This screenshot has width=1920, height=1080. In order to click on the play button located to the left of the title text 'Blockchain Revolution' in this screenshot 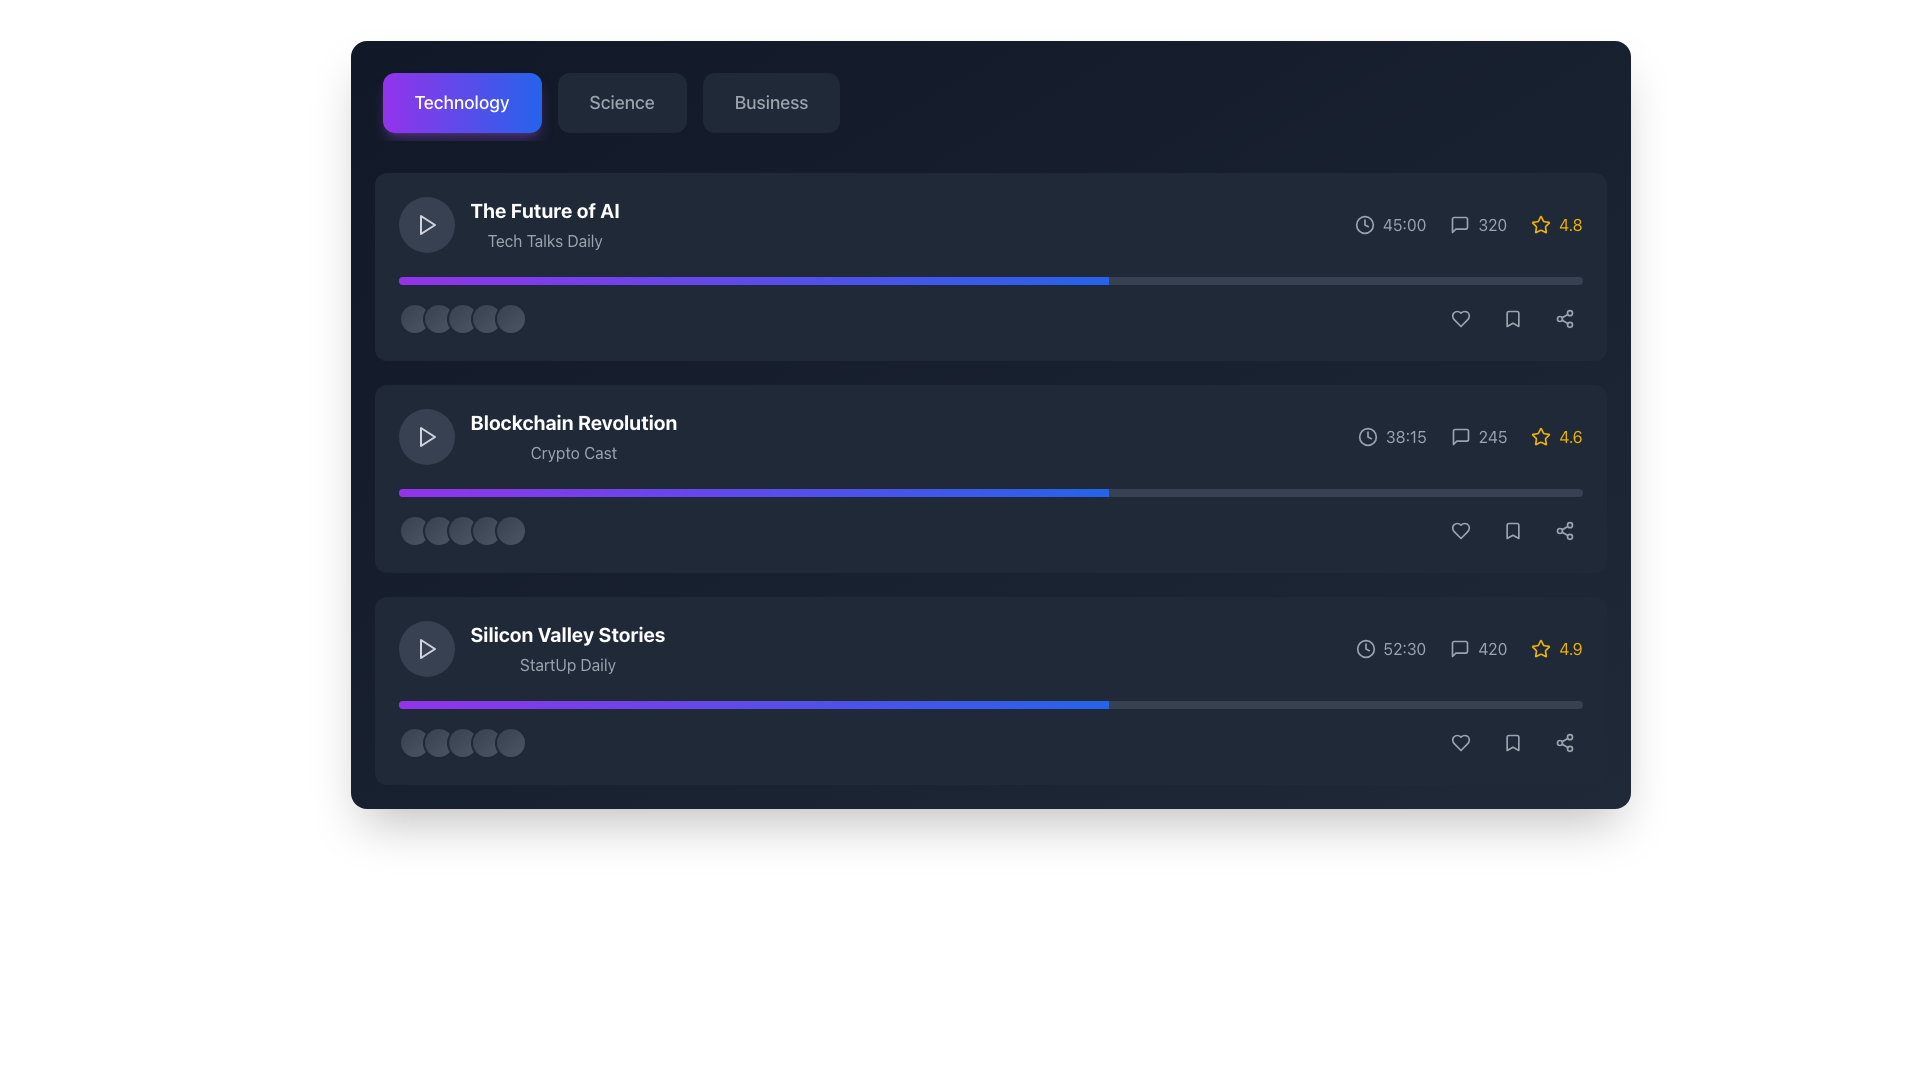, I will do `click(426, 435)`.